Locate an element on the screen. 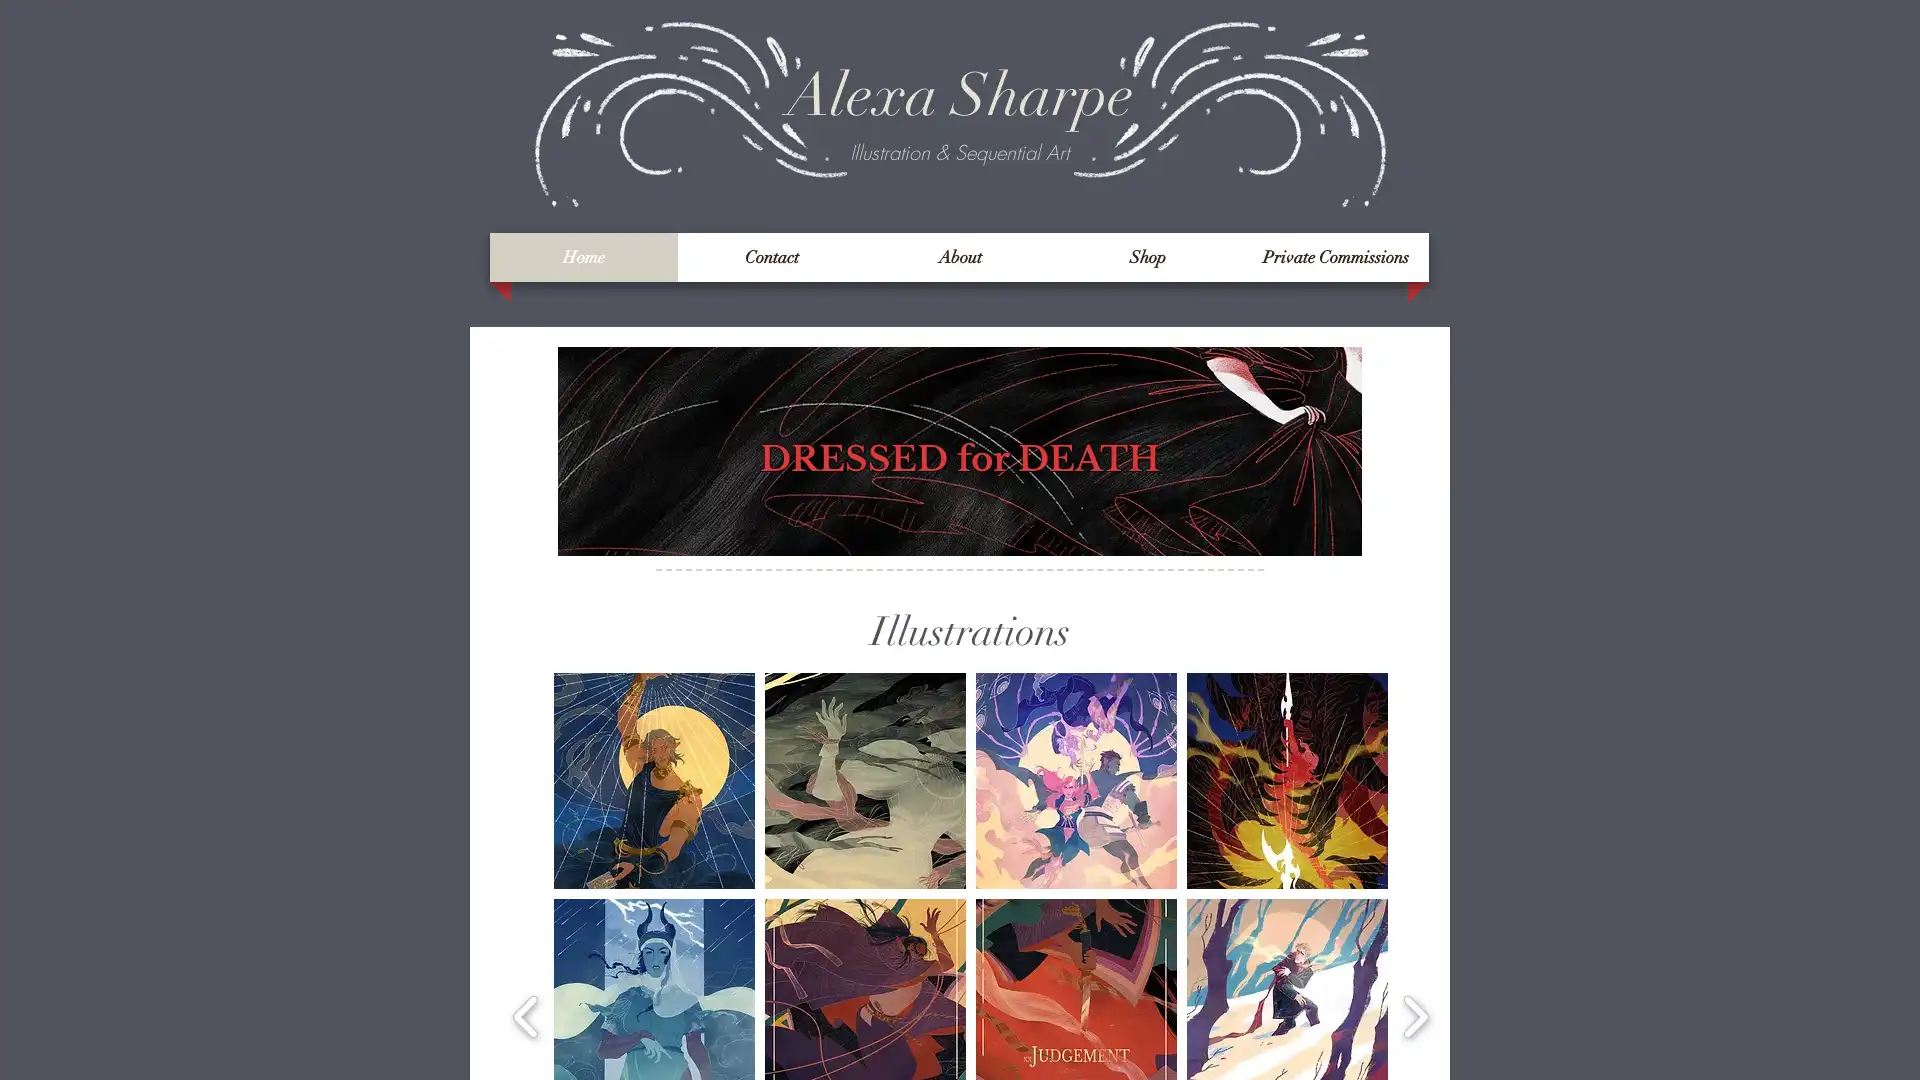 The width and height of the screenshot is (1920, 1080). previous is located at coordinates (526, 1014).